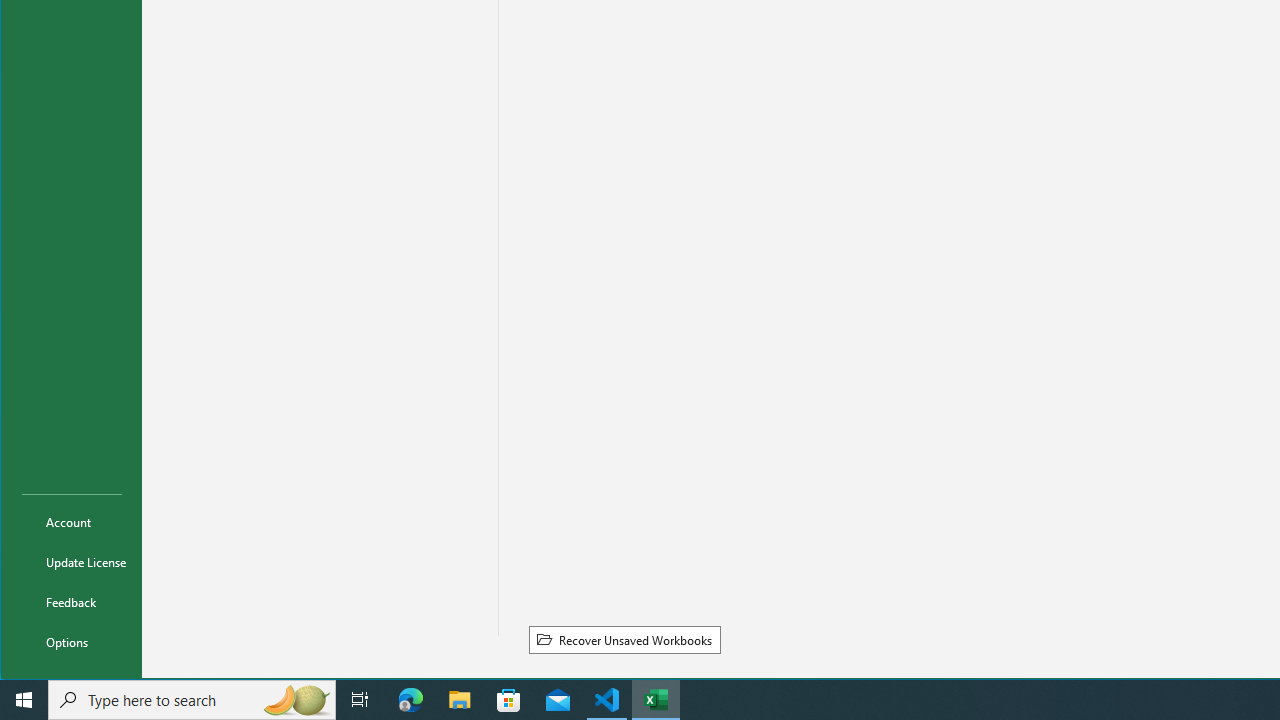 Image resolution: width=1280 pixels, height=720 pixels. What do you see at coordinates (72, 561) in the screenshot?
I see `'Update License'` at bounding box center [72, 561].